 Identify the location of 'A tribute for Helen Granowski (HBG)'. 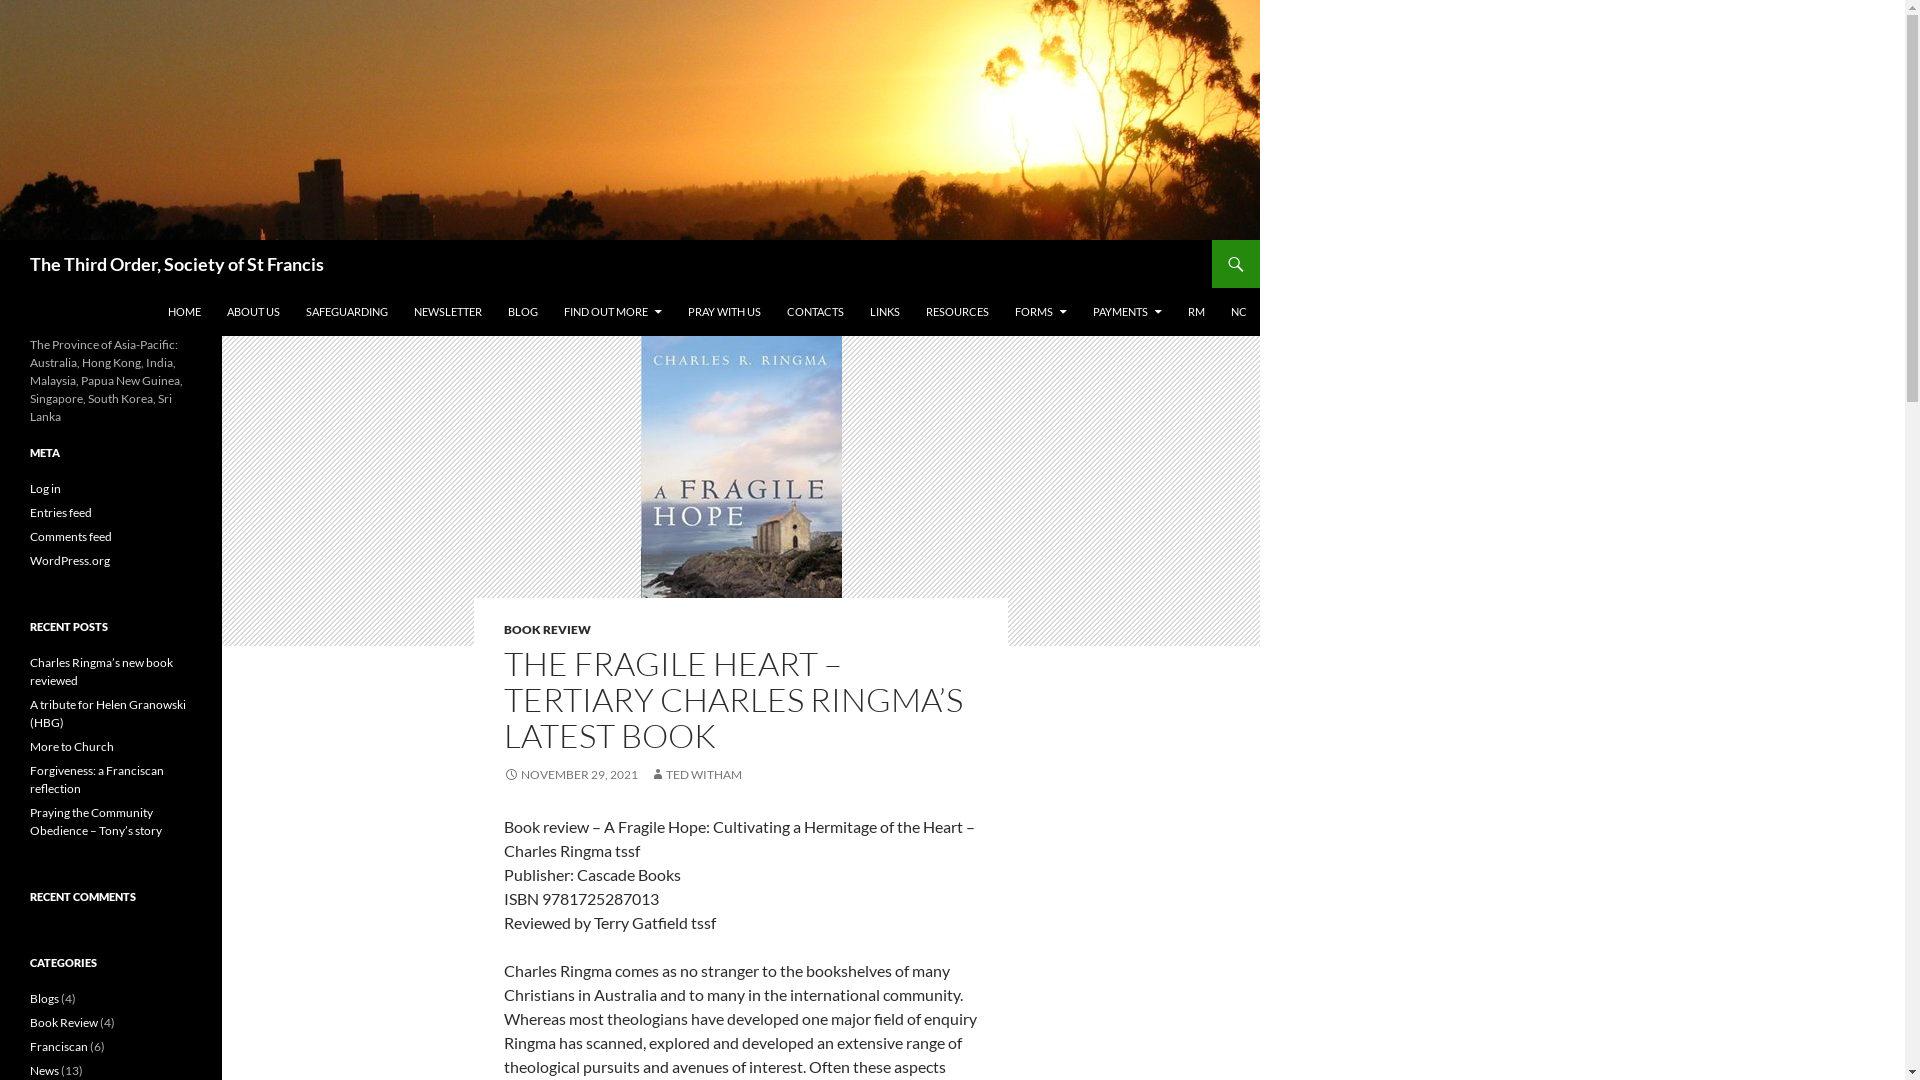
(107, 712).